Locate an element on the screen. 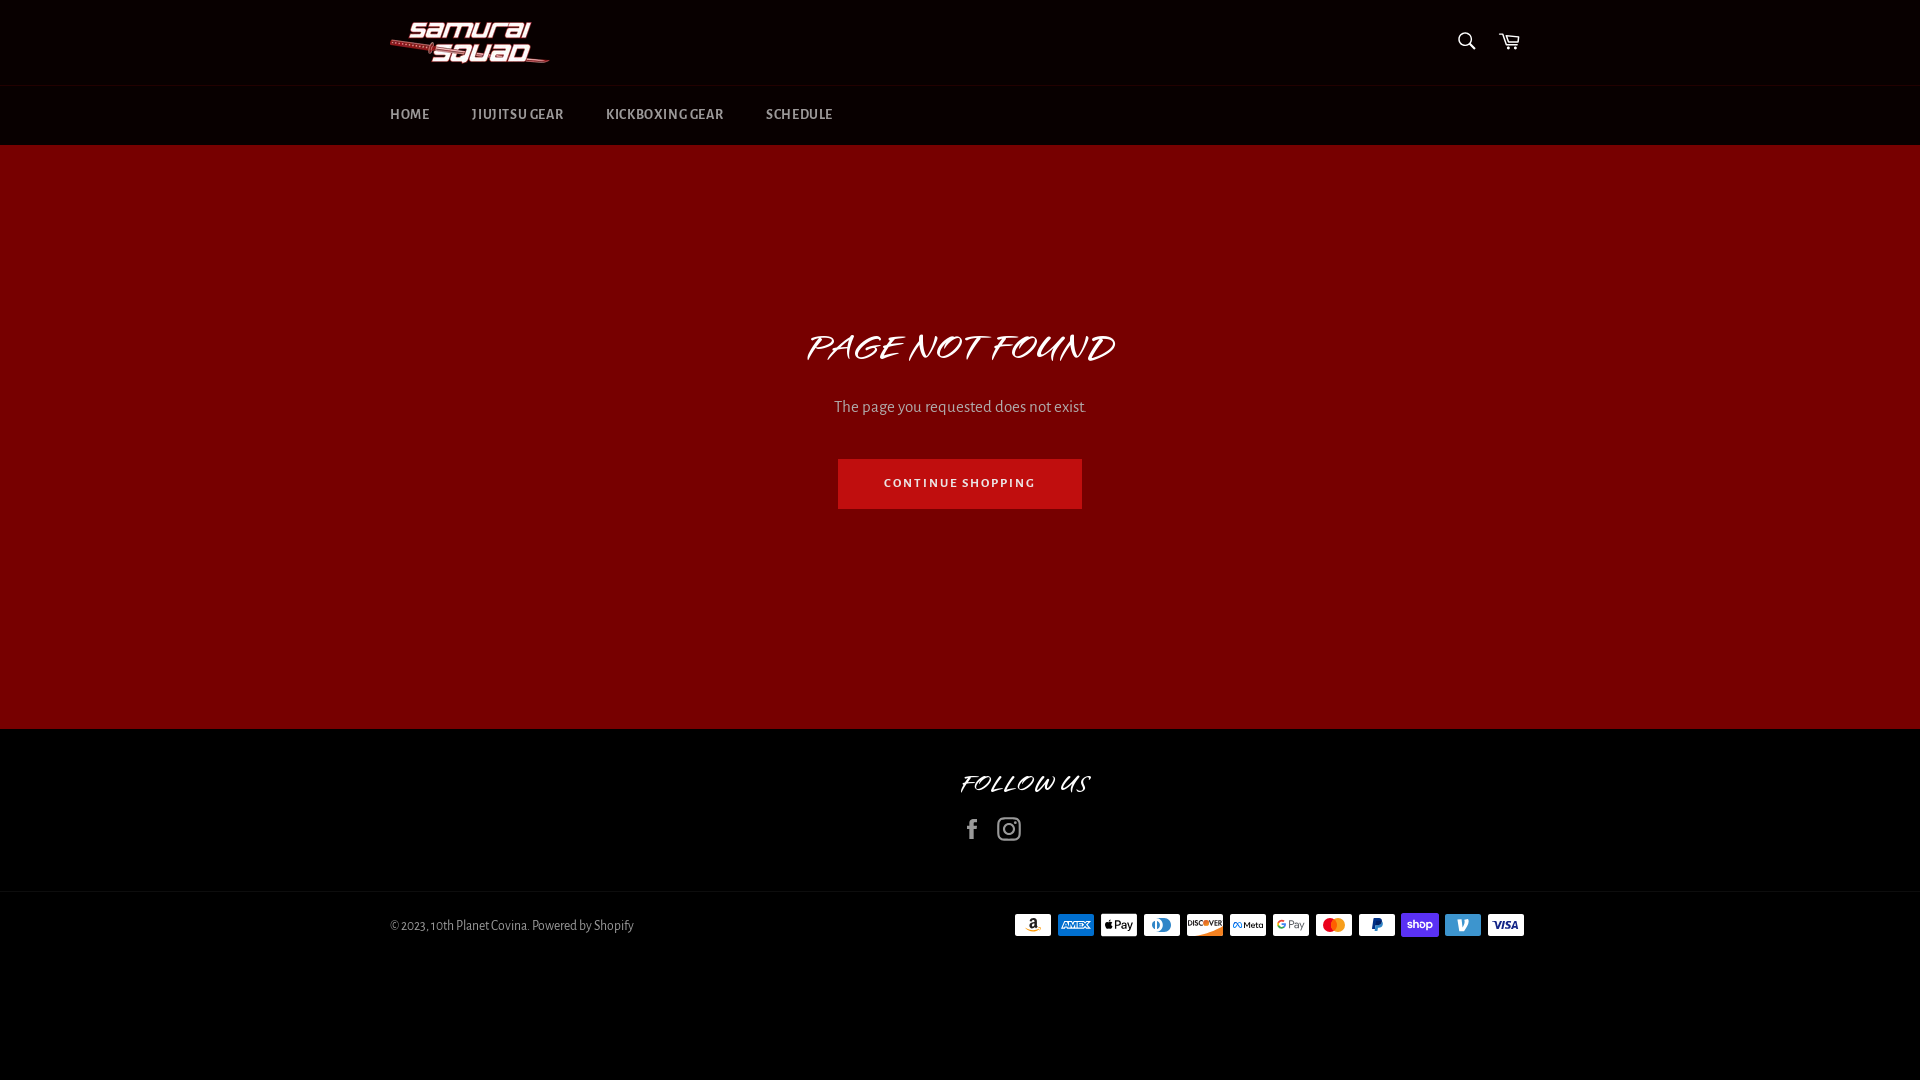  'Facebook' is located at coordinates (977, 828).